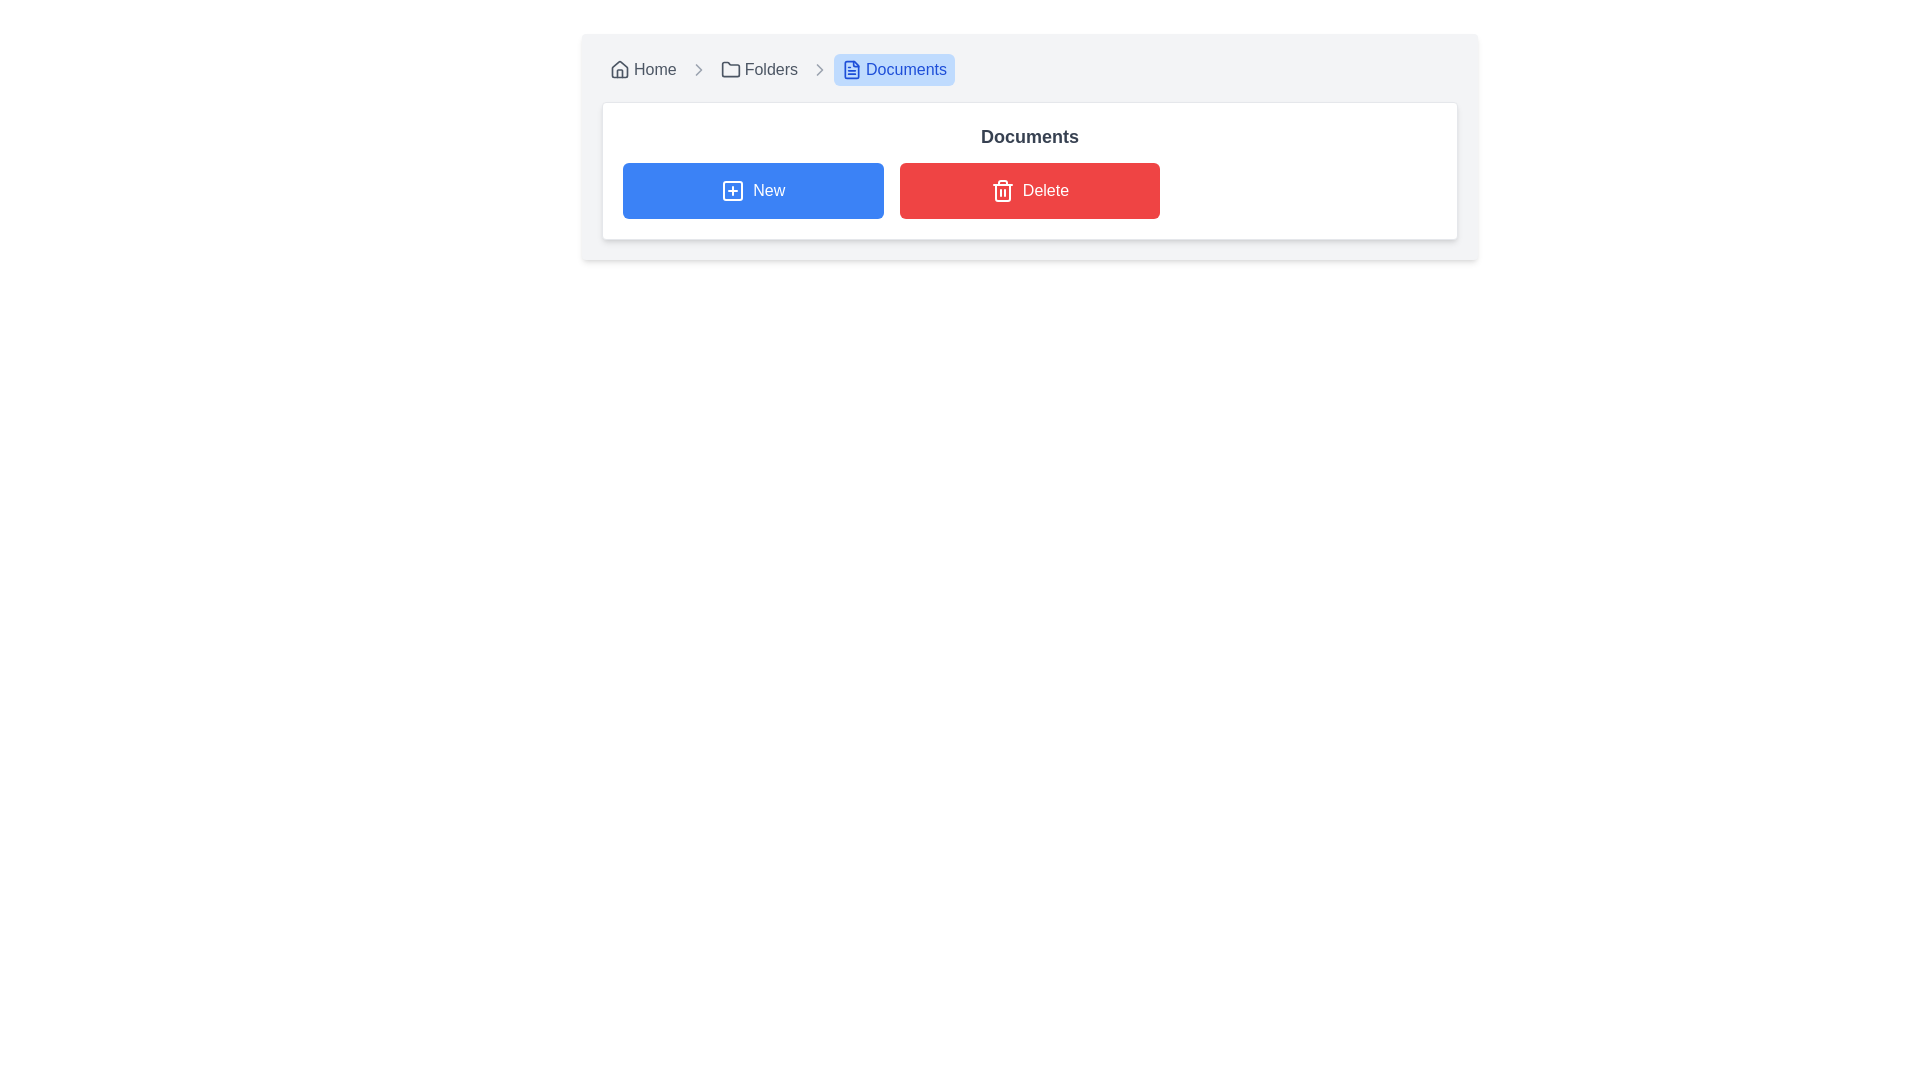  I want to click on the folder icon in the breadcrumb navigation bar, which is positioned between the home icon and the document icon, representing the 'Folders' section, so click(729, 68).